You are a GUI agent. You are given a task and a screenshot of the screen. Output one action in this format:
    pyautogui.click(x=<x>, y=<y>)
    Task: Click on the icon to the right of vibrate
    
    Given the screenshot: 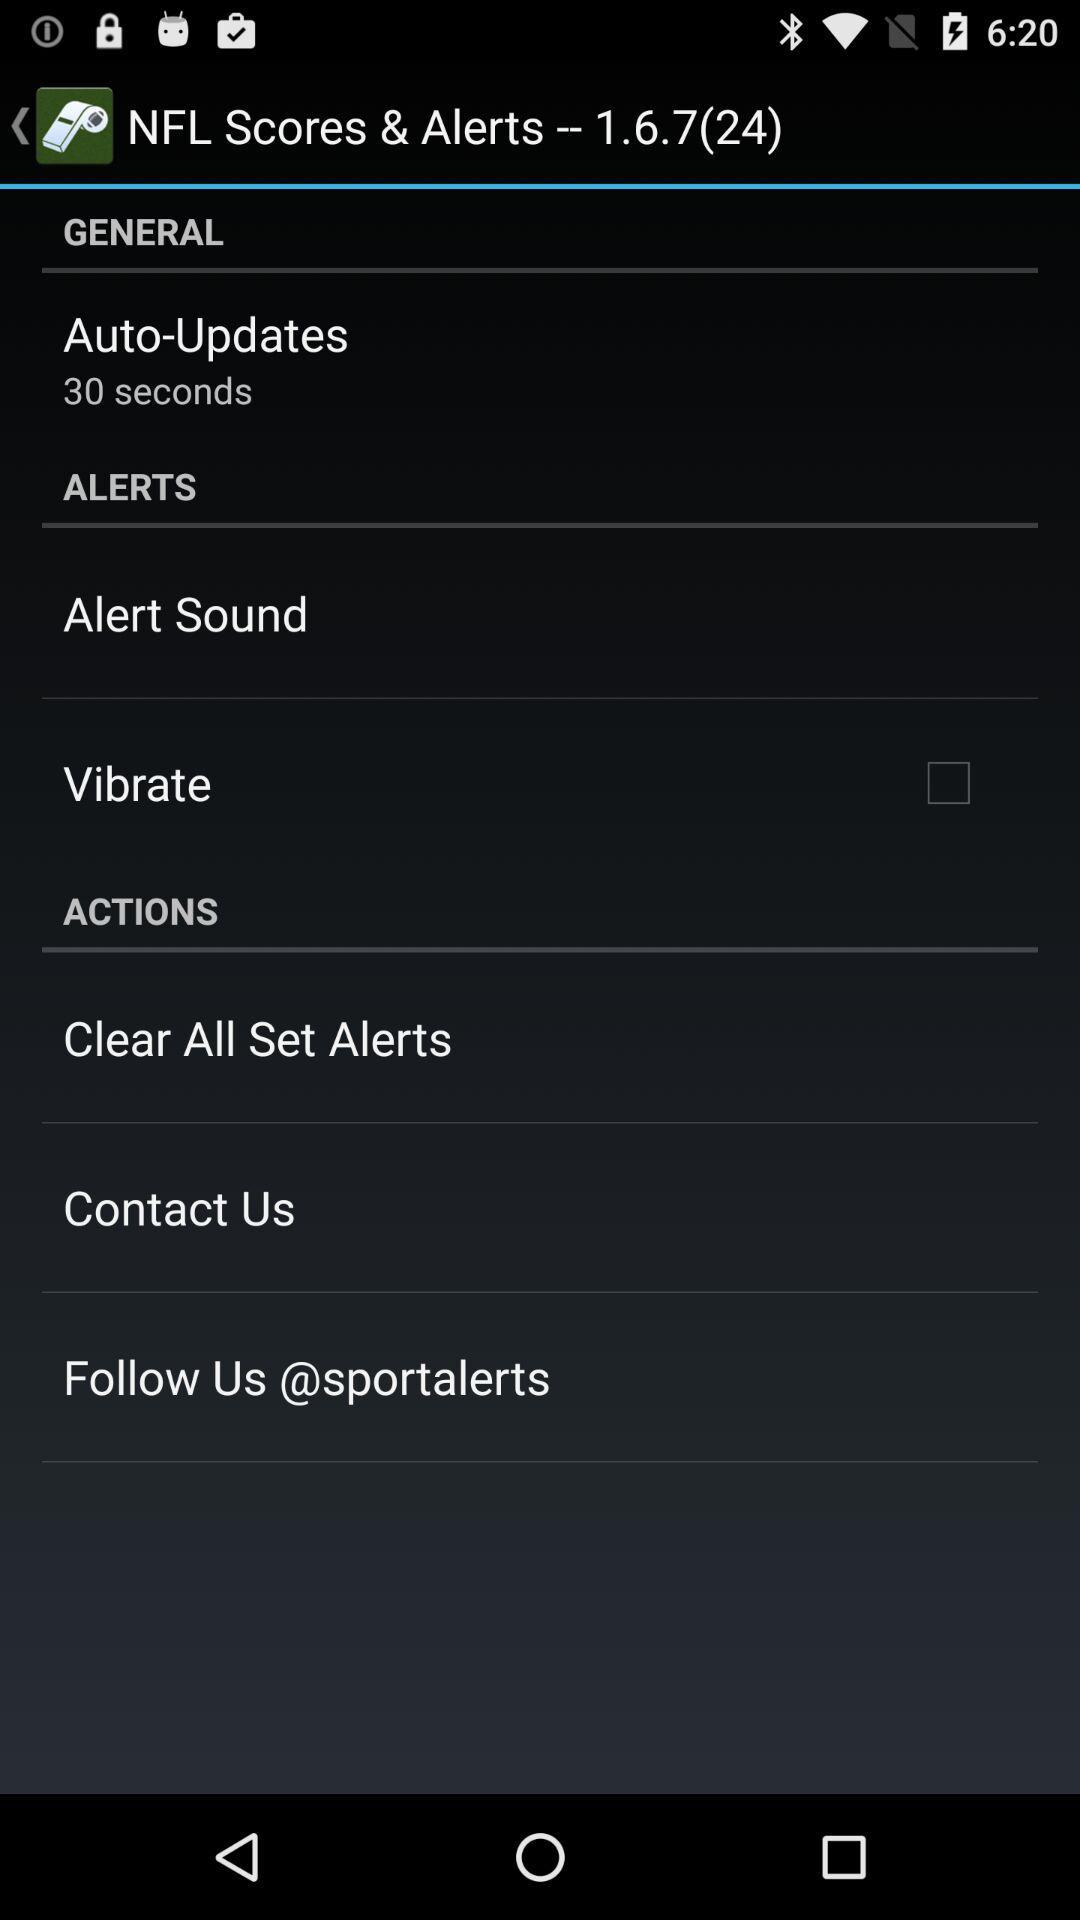 What is the action you would take?
    pyautogui.click(x=947, y=781)
    